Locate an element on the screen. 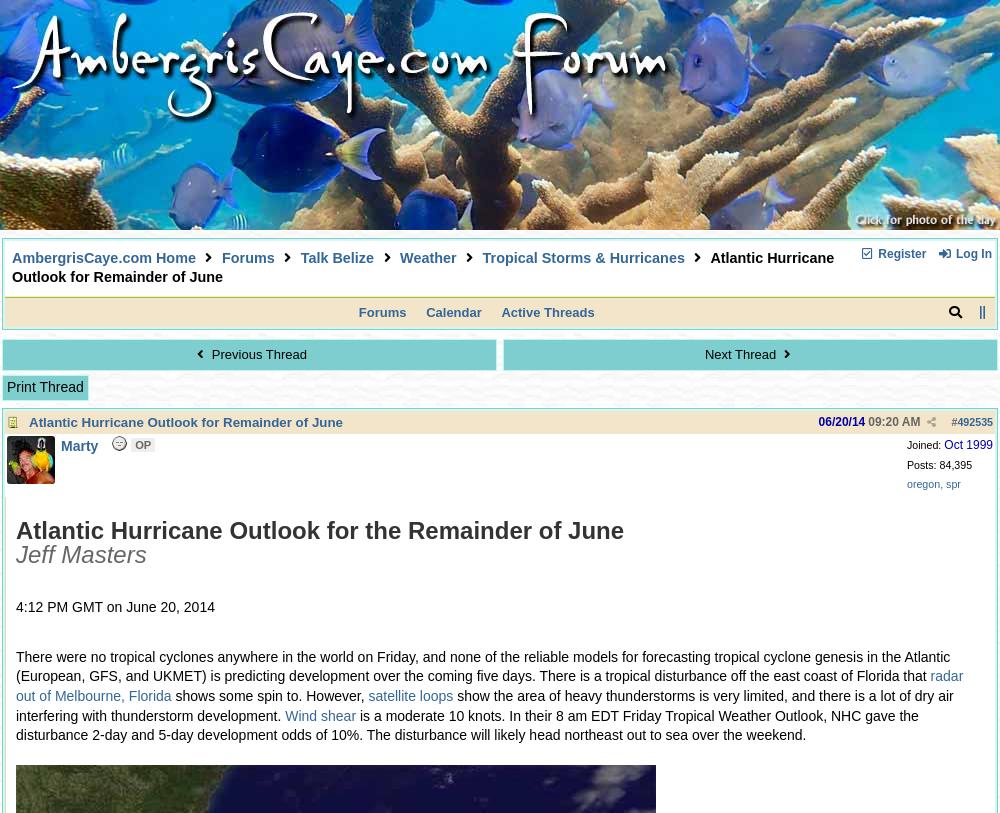  'Wind shear' is located at coordinates (319, 715).